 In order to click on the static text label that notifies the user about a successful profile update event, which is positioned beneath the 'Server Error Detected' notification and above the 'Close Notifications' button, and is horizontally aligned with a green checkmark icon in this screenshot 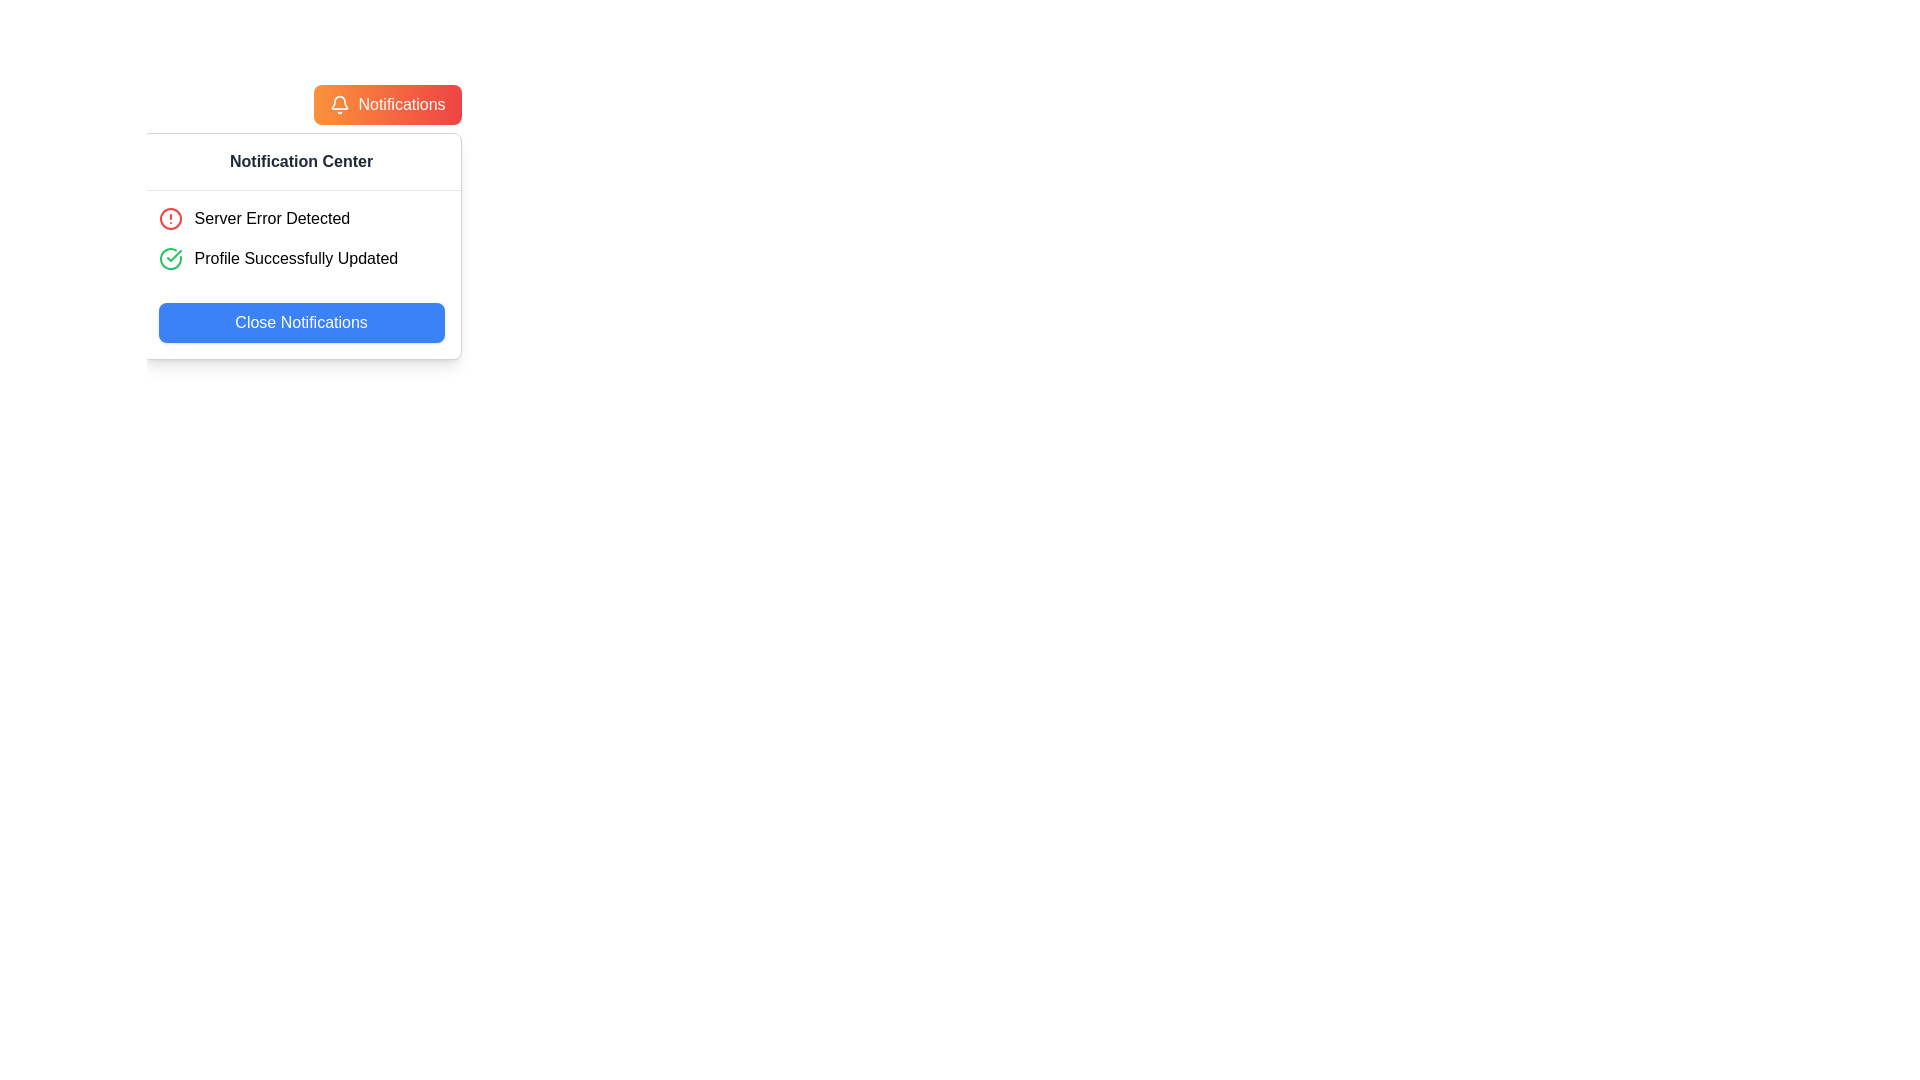, I will do `click(295, 257)`.